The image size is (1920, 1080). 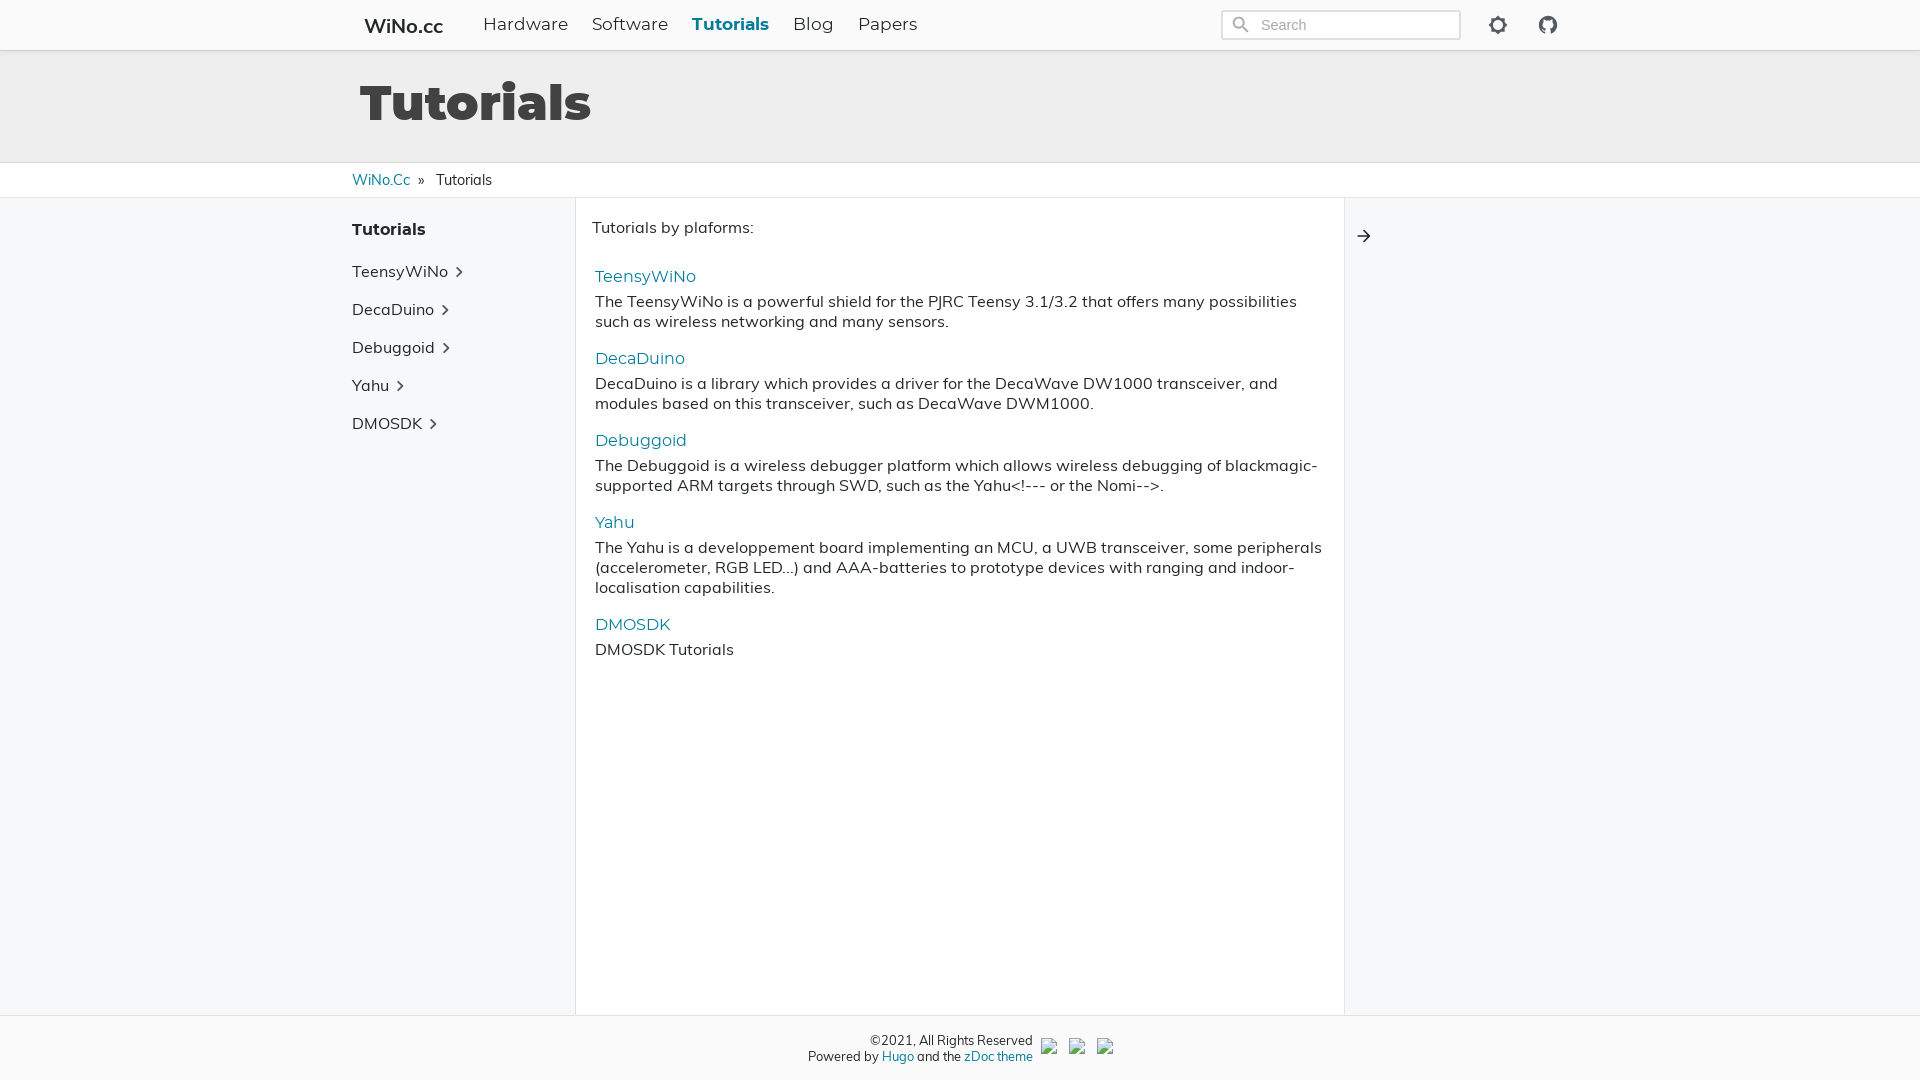 What do you see at coordinates (858, 24) in the screenshot?
I see `'Papers'` at bounding box center [858, 24].